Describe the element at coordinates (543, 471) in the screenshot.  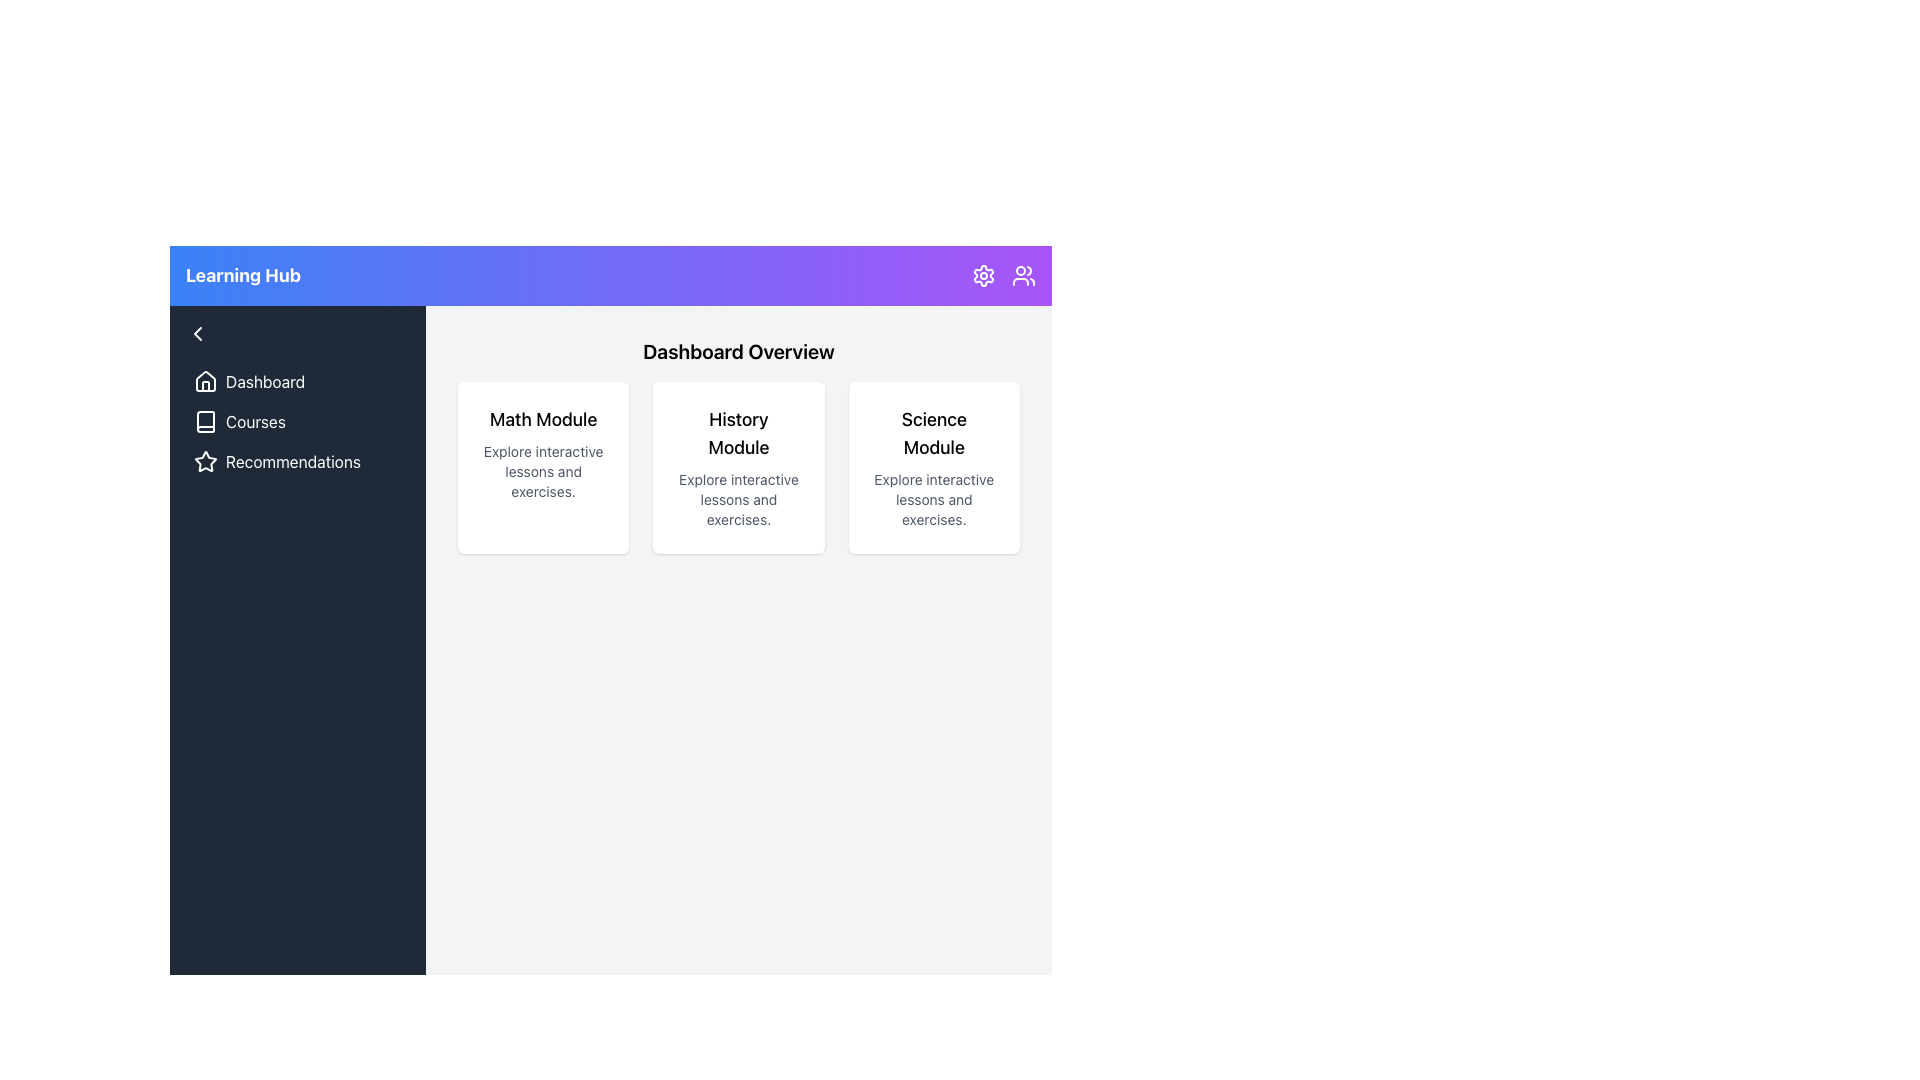
I see `text from the Text Label that displays 'Explore interactive lessons and exercises.' located below the 'Math Module' title in the white card interface` at that location.